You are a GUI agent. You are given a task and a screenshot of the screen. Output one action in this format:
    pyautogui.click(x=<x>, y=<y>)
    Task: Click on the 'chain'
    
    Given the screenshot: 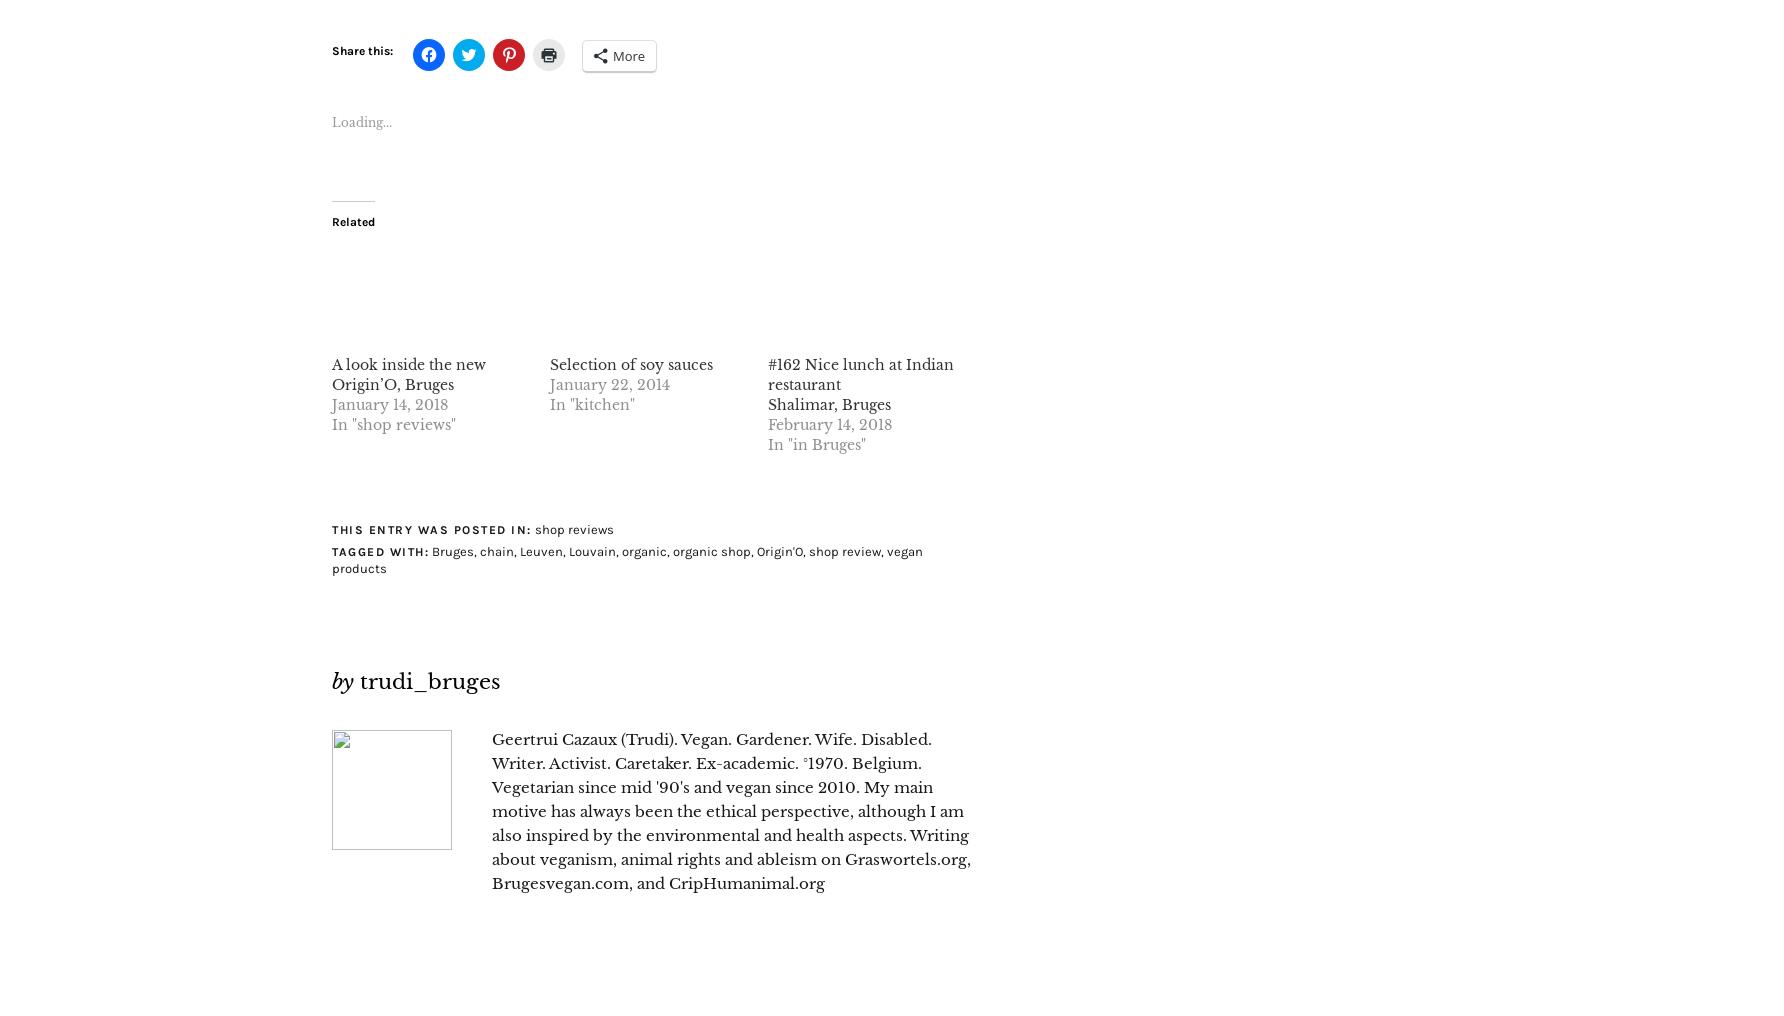 What is the action you would take?
    pyautogui.click(x=497, y=550)
    